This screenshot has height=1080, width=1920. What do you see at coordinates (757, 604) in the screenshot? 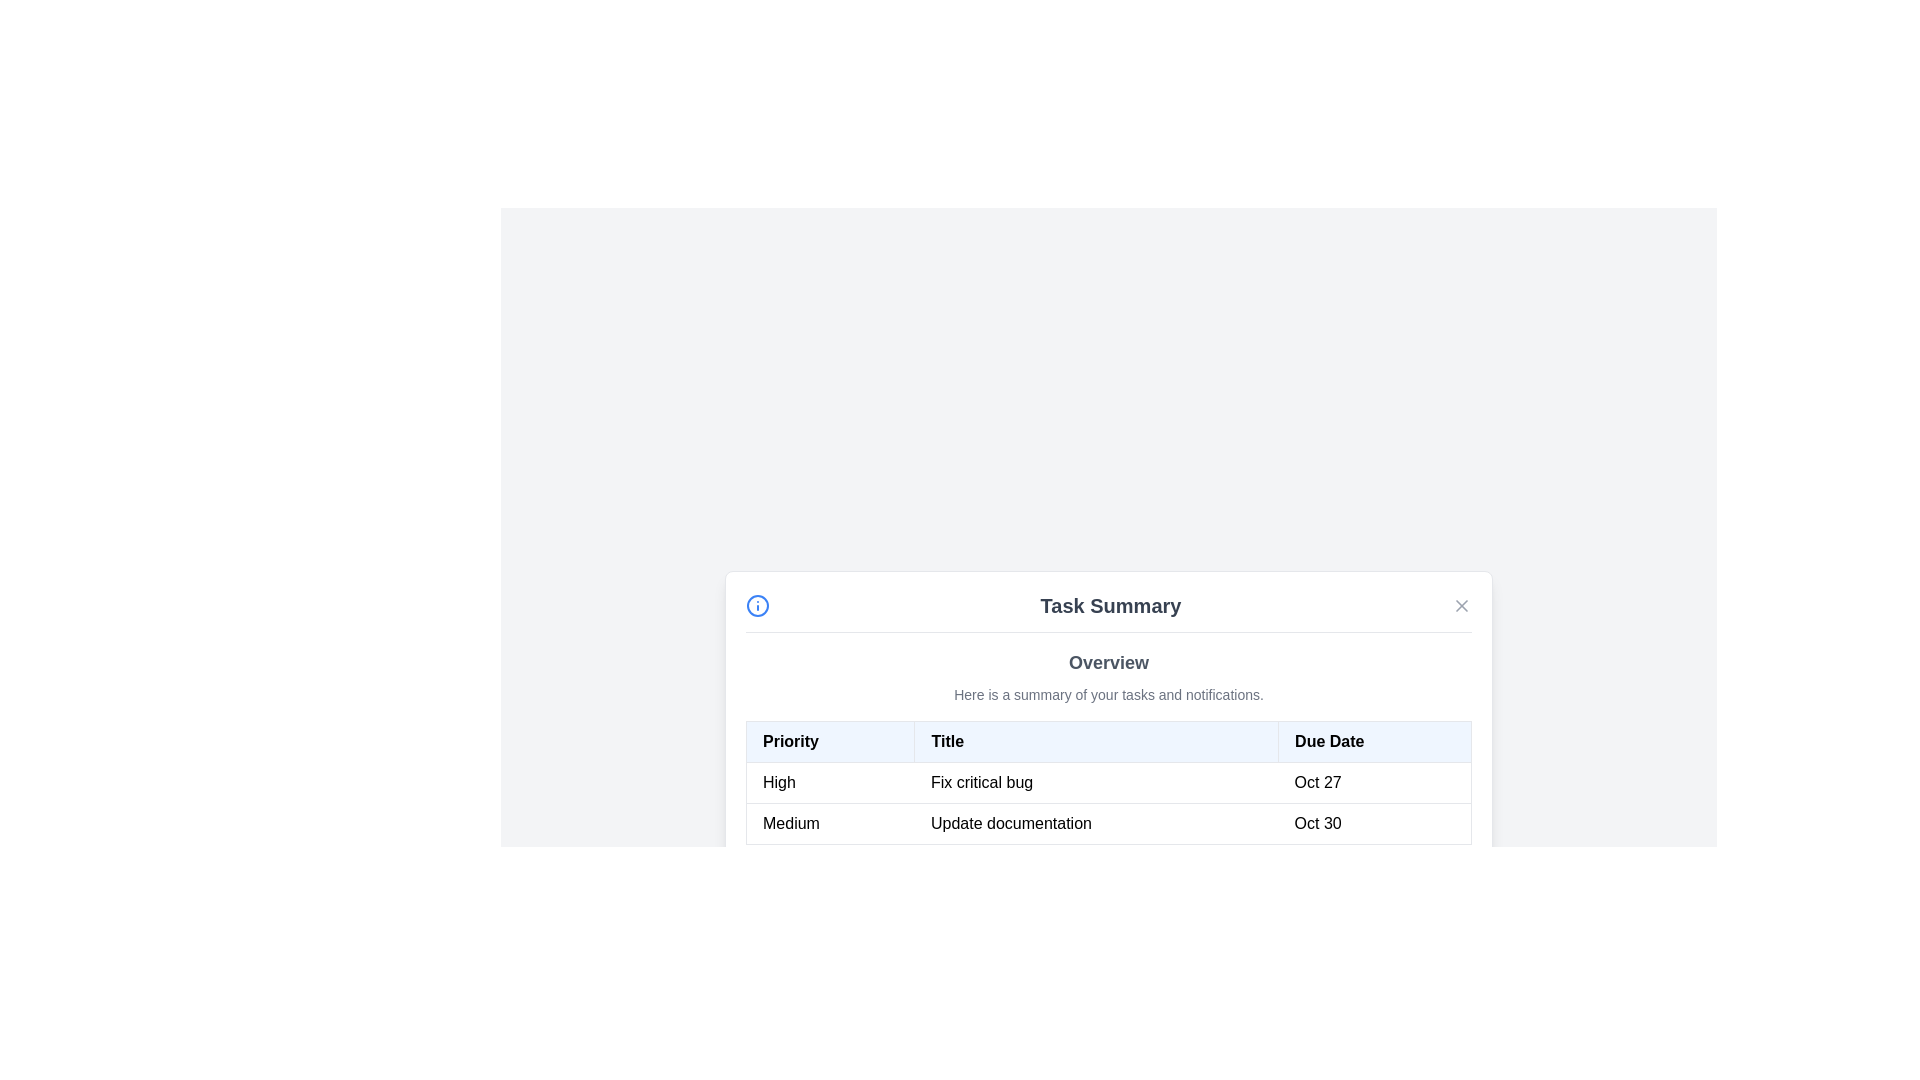
I see `the Circle element in the SVG graphic, which serves as a visual cue within the popup window left of the 'Task Summary' title` at bounding box center [757, 604].